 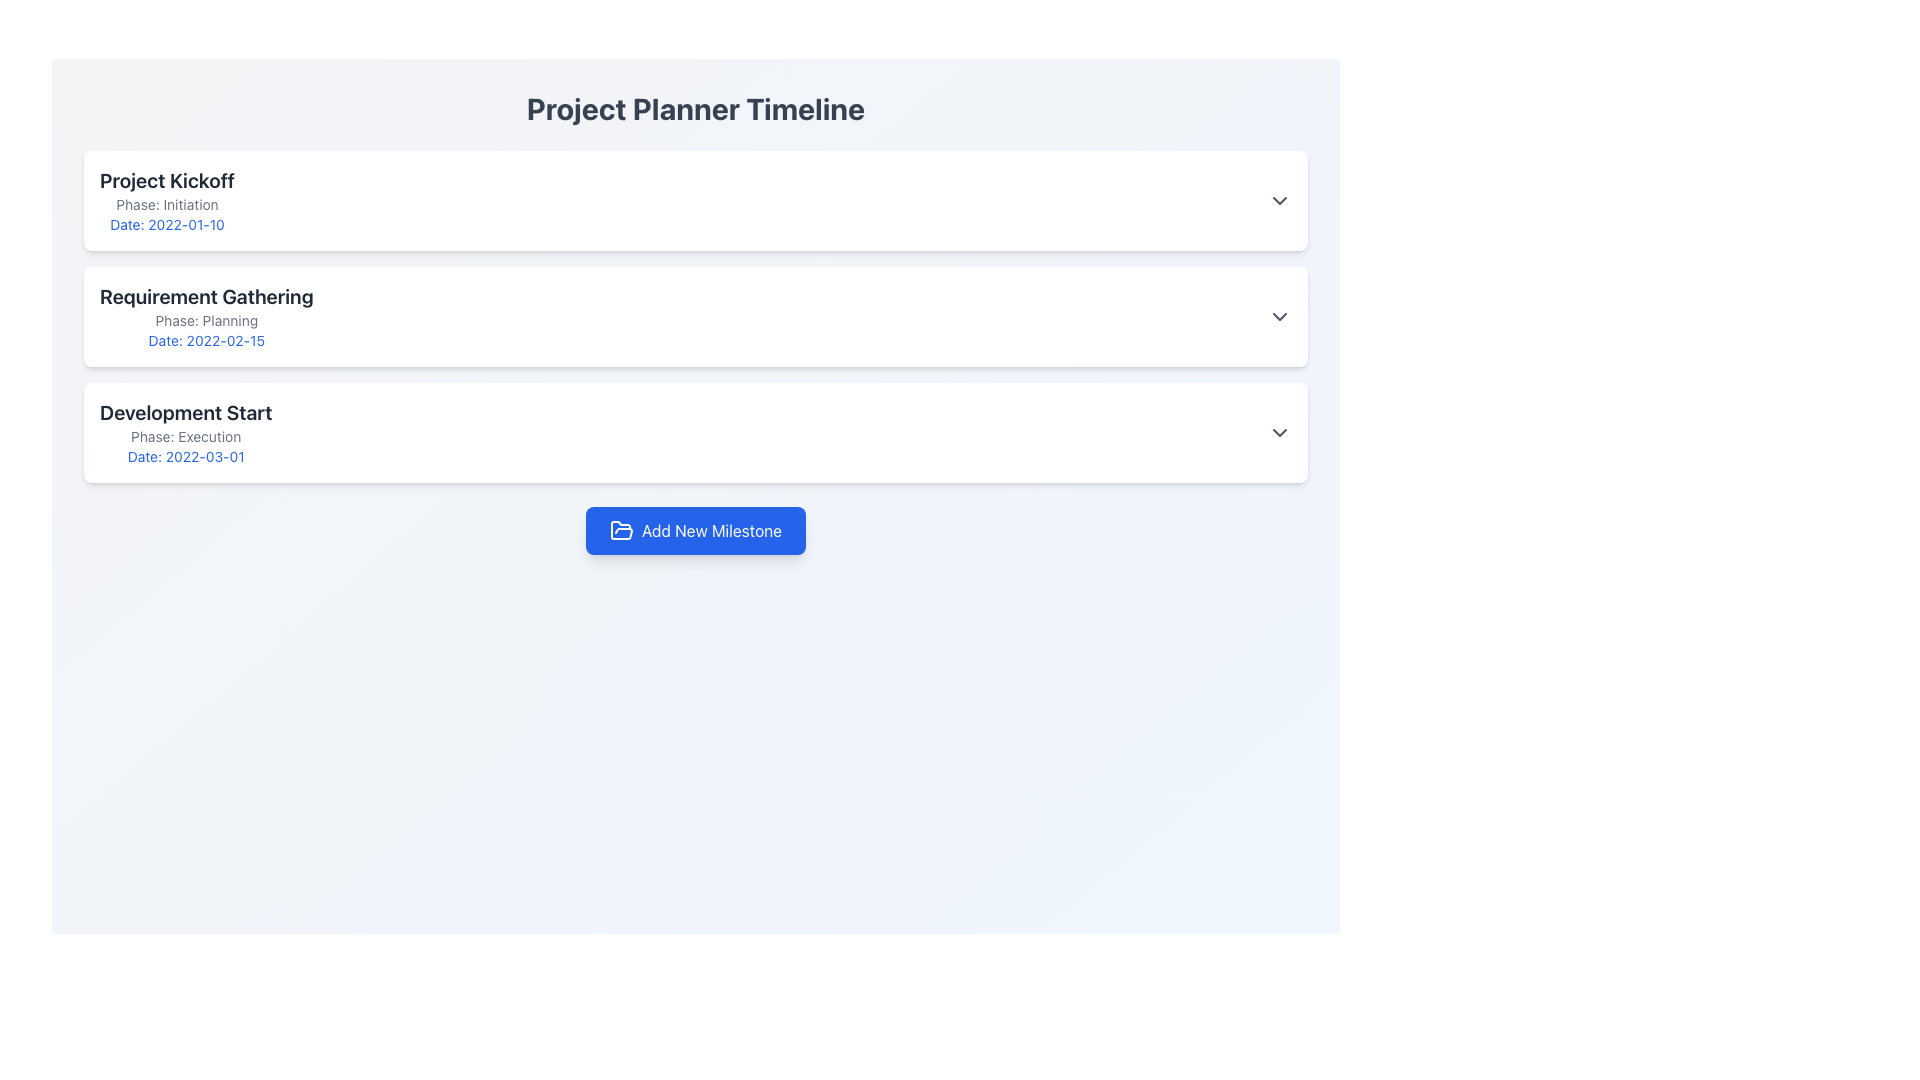 What do you see at coordinates (620, 529) in the screenshot?
I see `the blue open folder icon located above the 'Add New Milestone' button` at bounding box center [620, 529].